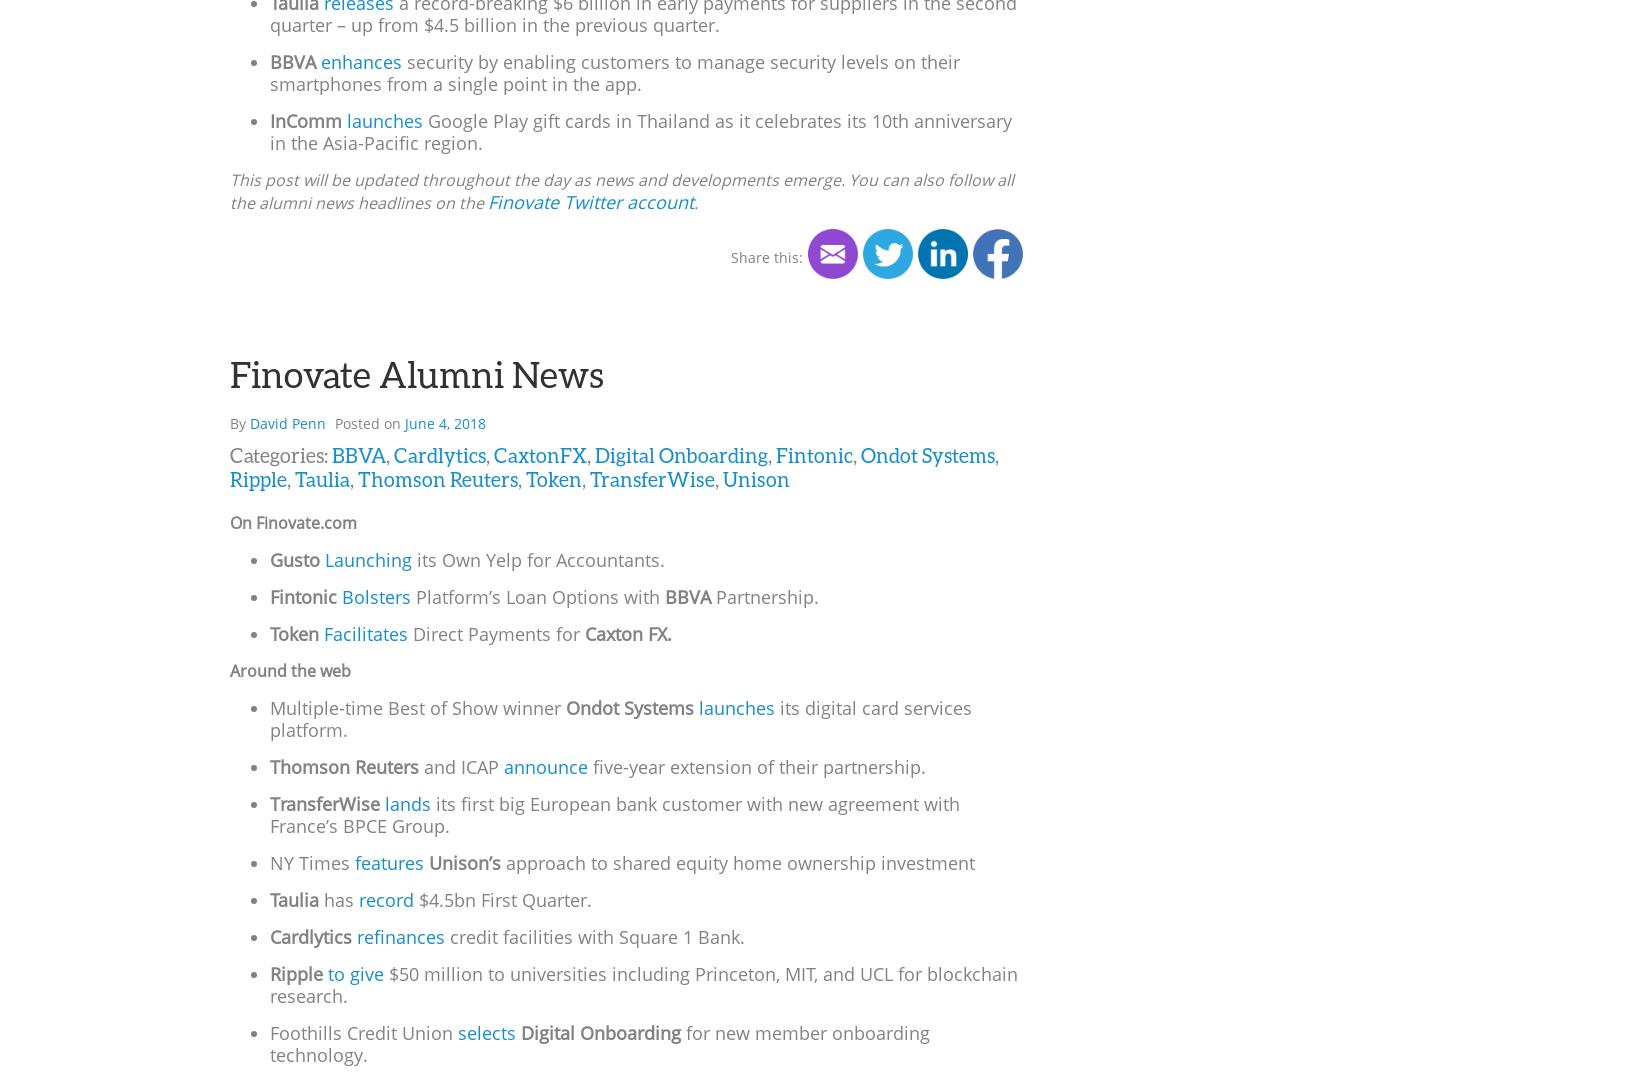 Image resolution: width=1650 pixels, height=1072 pixels. What do you see at coordinates (694, 200) in the screenshot?
I see `'.'` at bounding box center [694, 200].